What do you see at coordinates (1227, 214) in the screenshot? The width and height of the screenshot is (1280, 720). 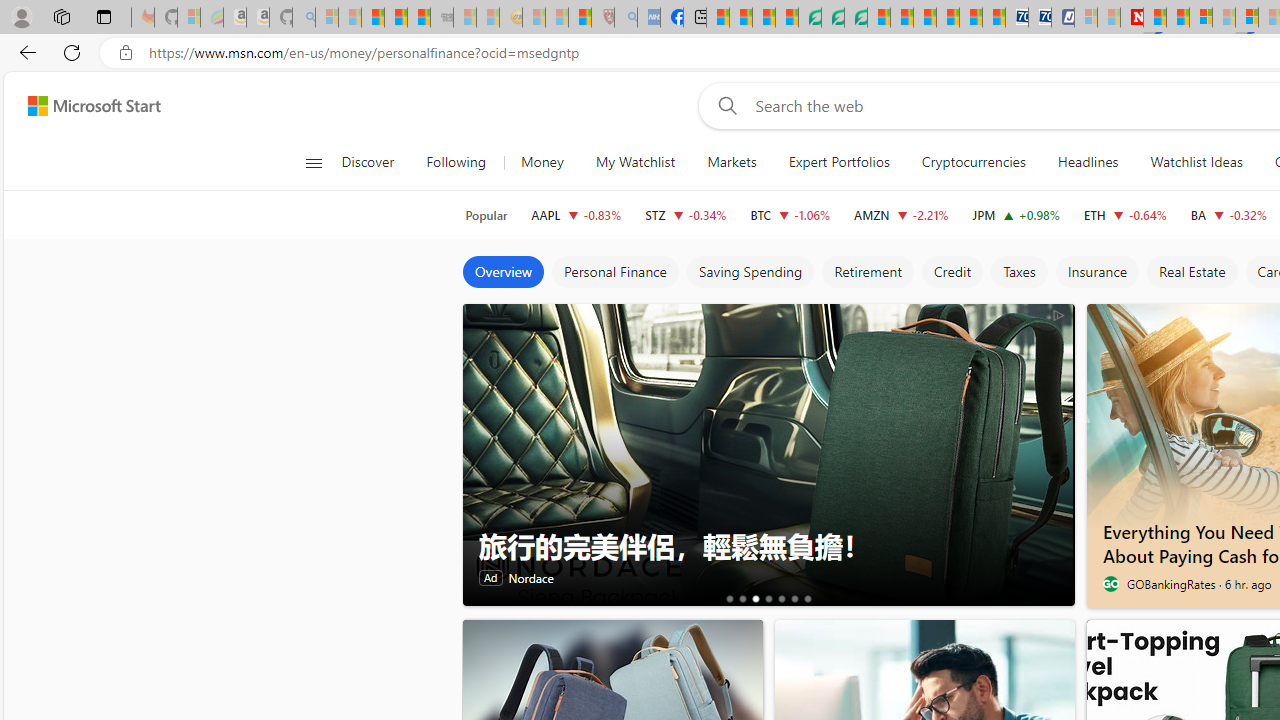 I see `'BA THE BOEING COMPANY decrease 172.87 -0.56 -0.32%'` at bounding box center [1227, 214].